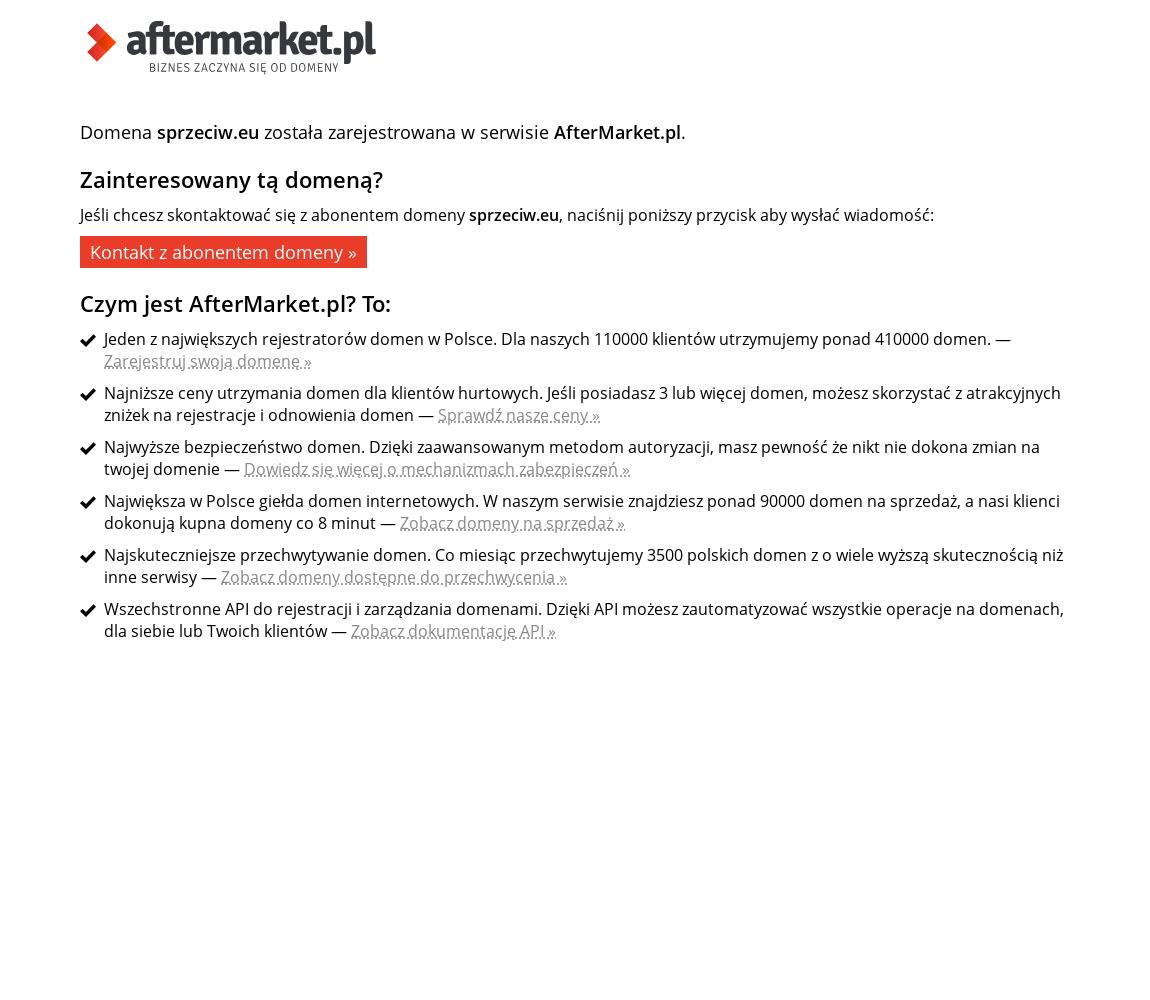 This screenshot has width=1150, height=1000. What do you see at coordinates (680, 132) in the screenshot?
I see `'.'` at bounding box center [680, 132].